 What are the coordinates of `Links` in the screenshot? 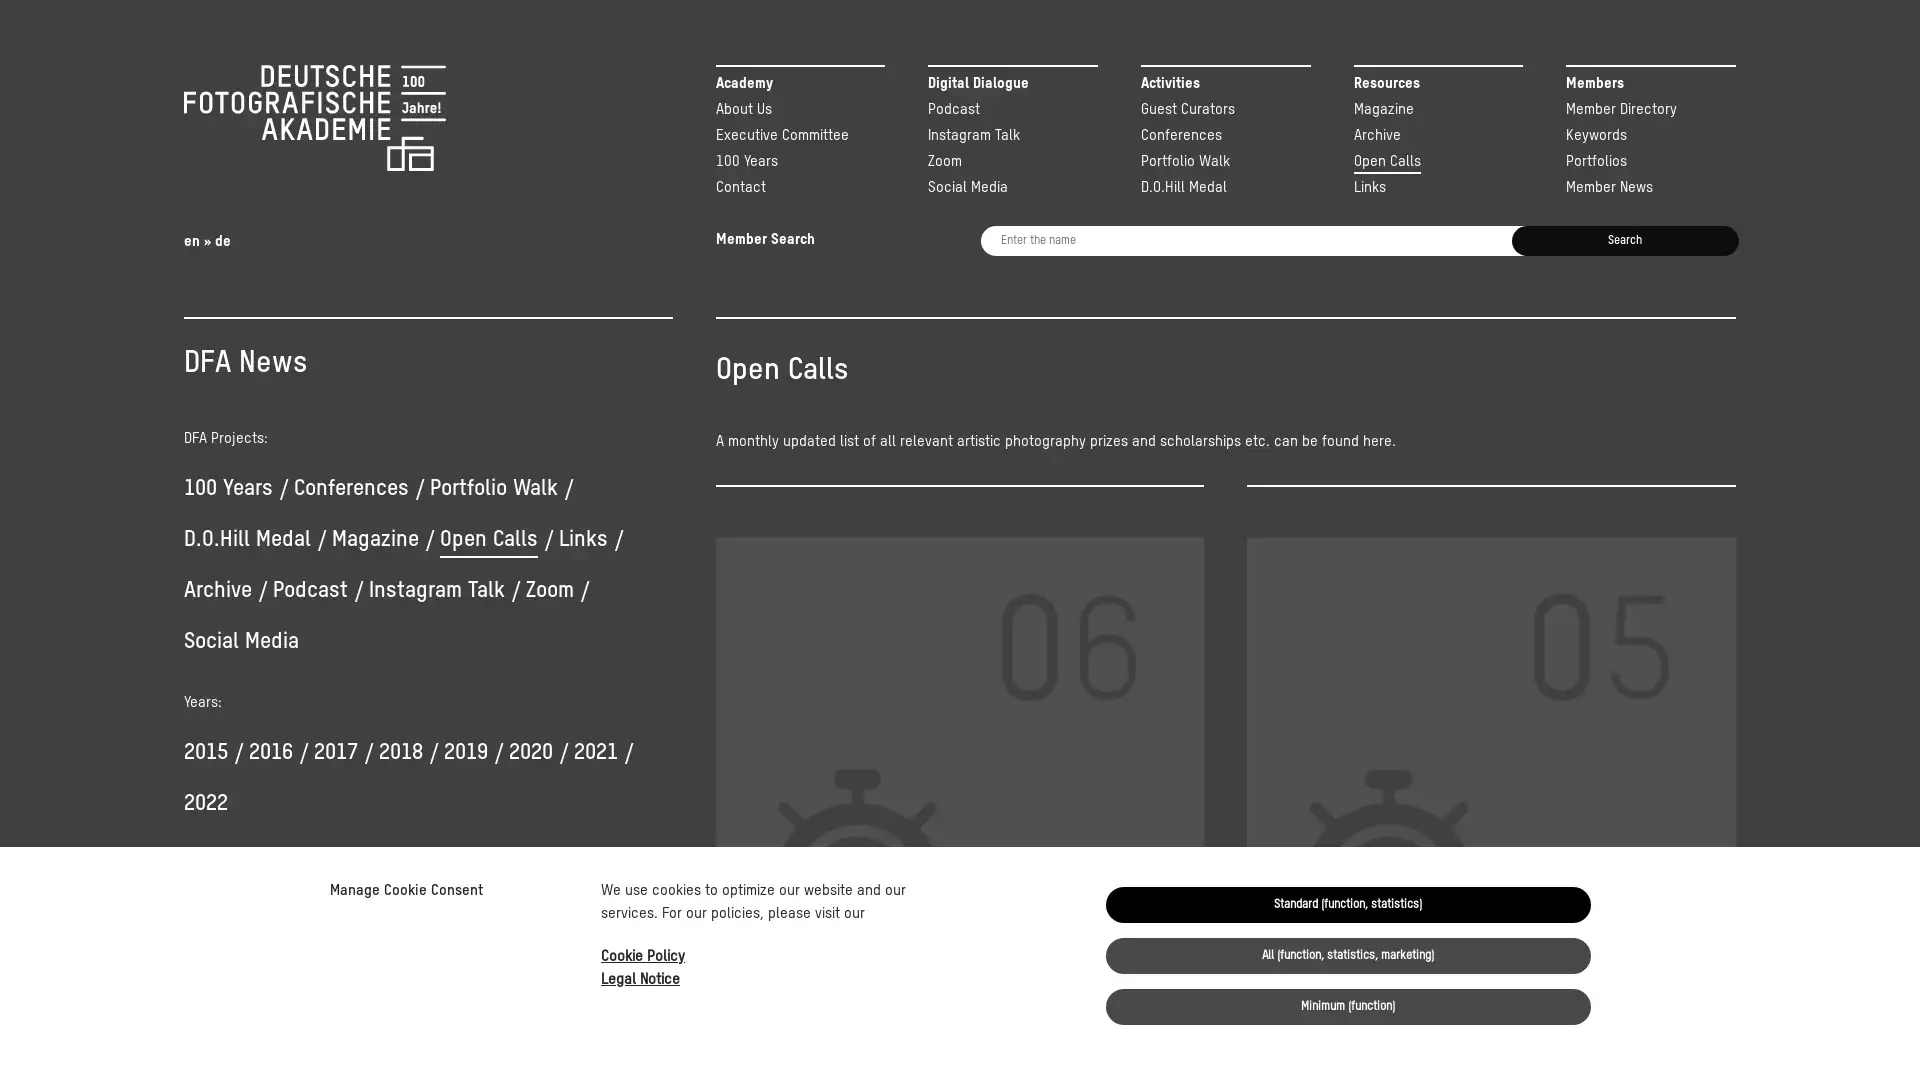 It's located at (582, 540).